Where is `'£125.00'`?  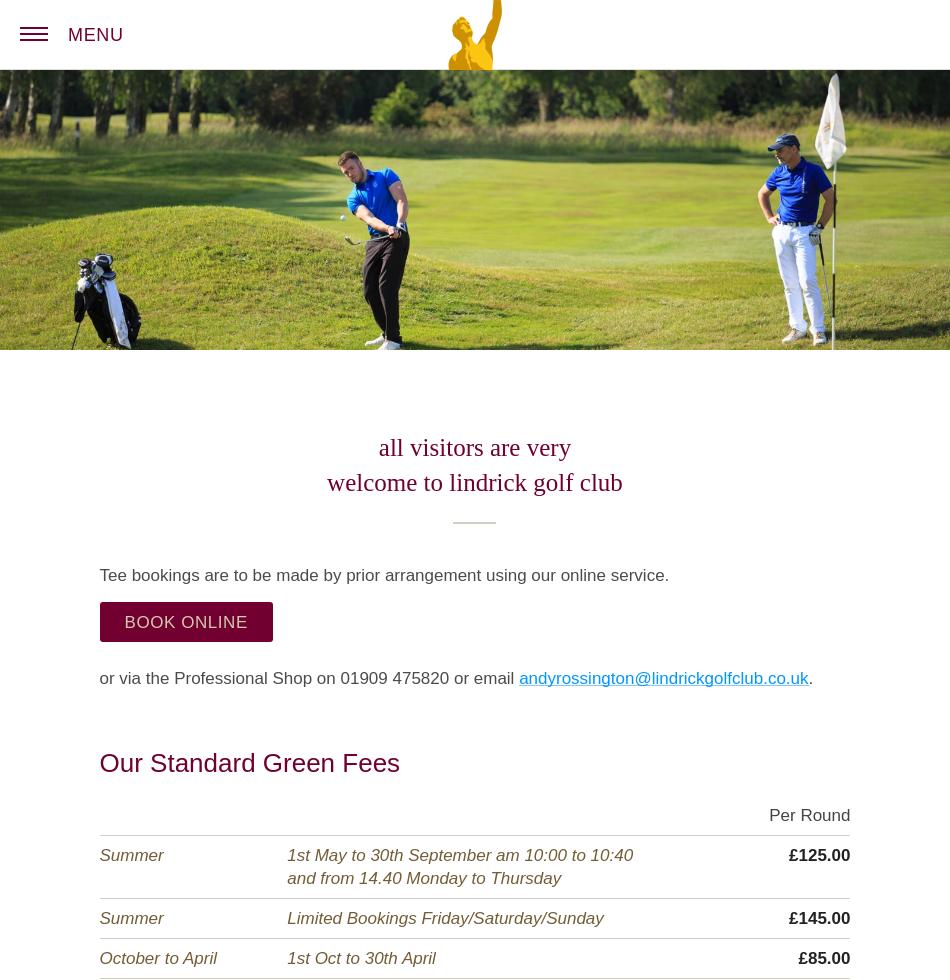 '£125.00' is located at coordinates (818, 854).